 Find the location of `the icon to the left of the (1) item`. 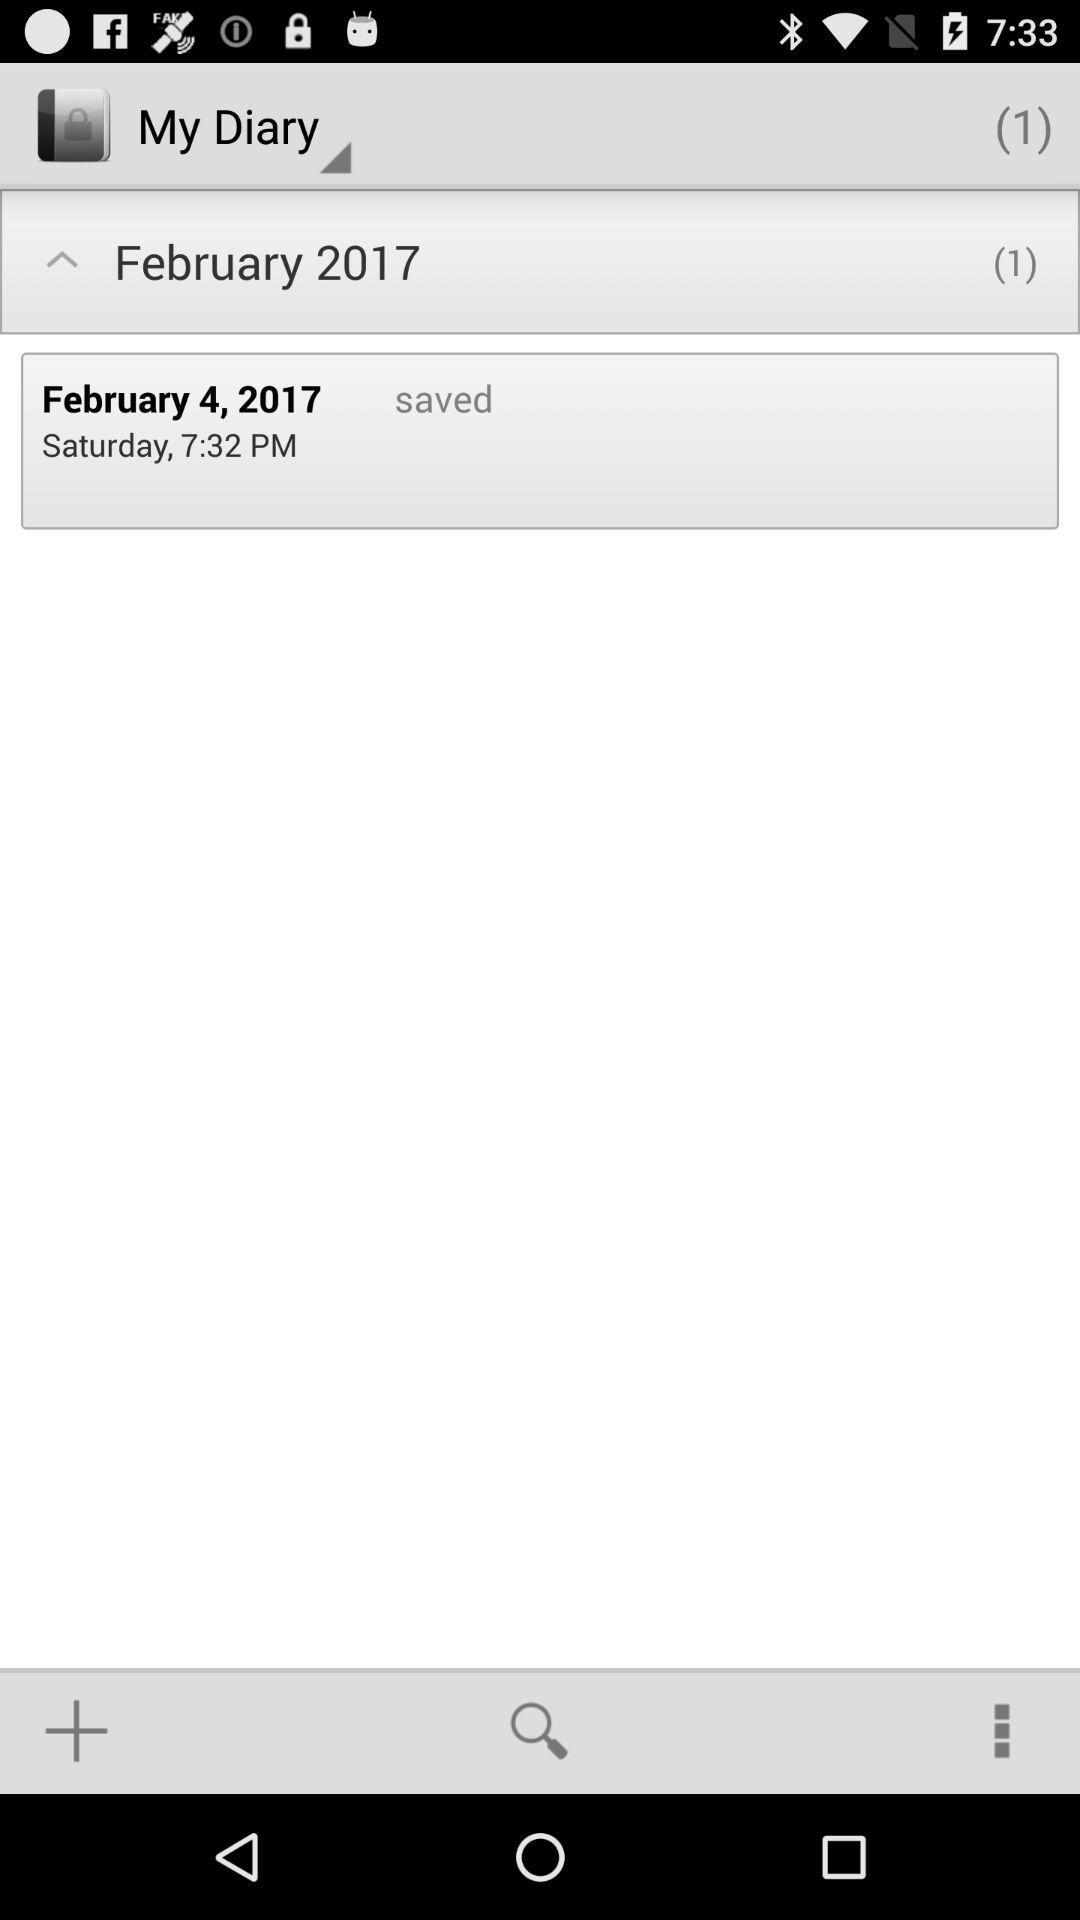

the icon to the left of the (1) item is located at coordinates (243, 124).